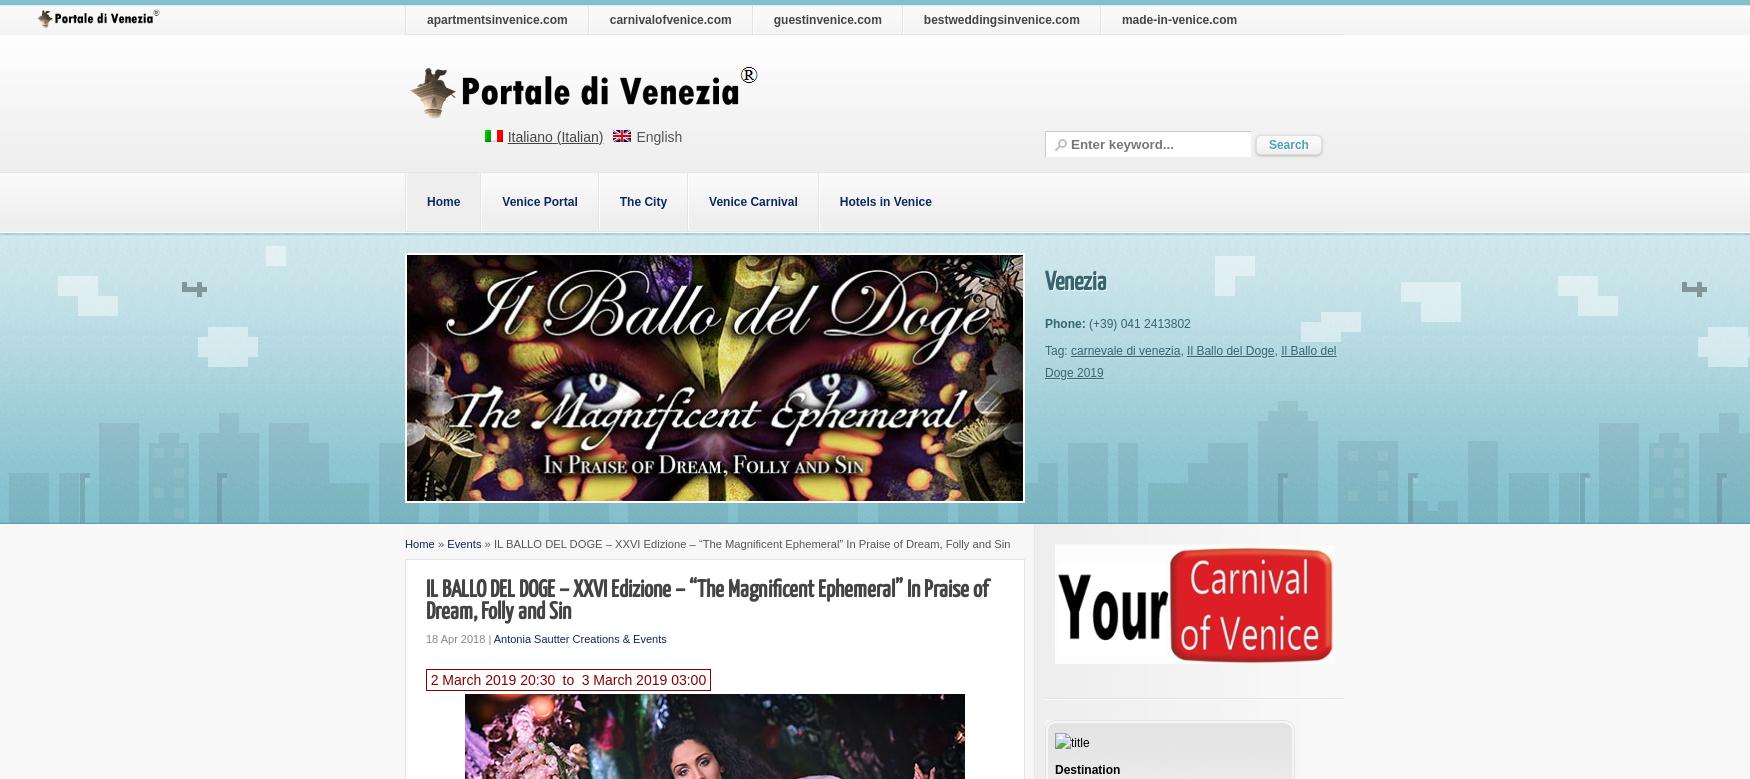 The image size is (1750, 779). I want to click on '2 March 2019 20:30', so click(492, 678).